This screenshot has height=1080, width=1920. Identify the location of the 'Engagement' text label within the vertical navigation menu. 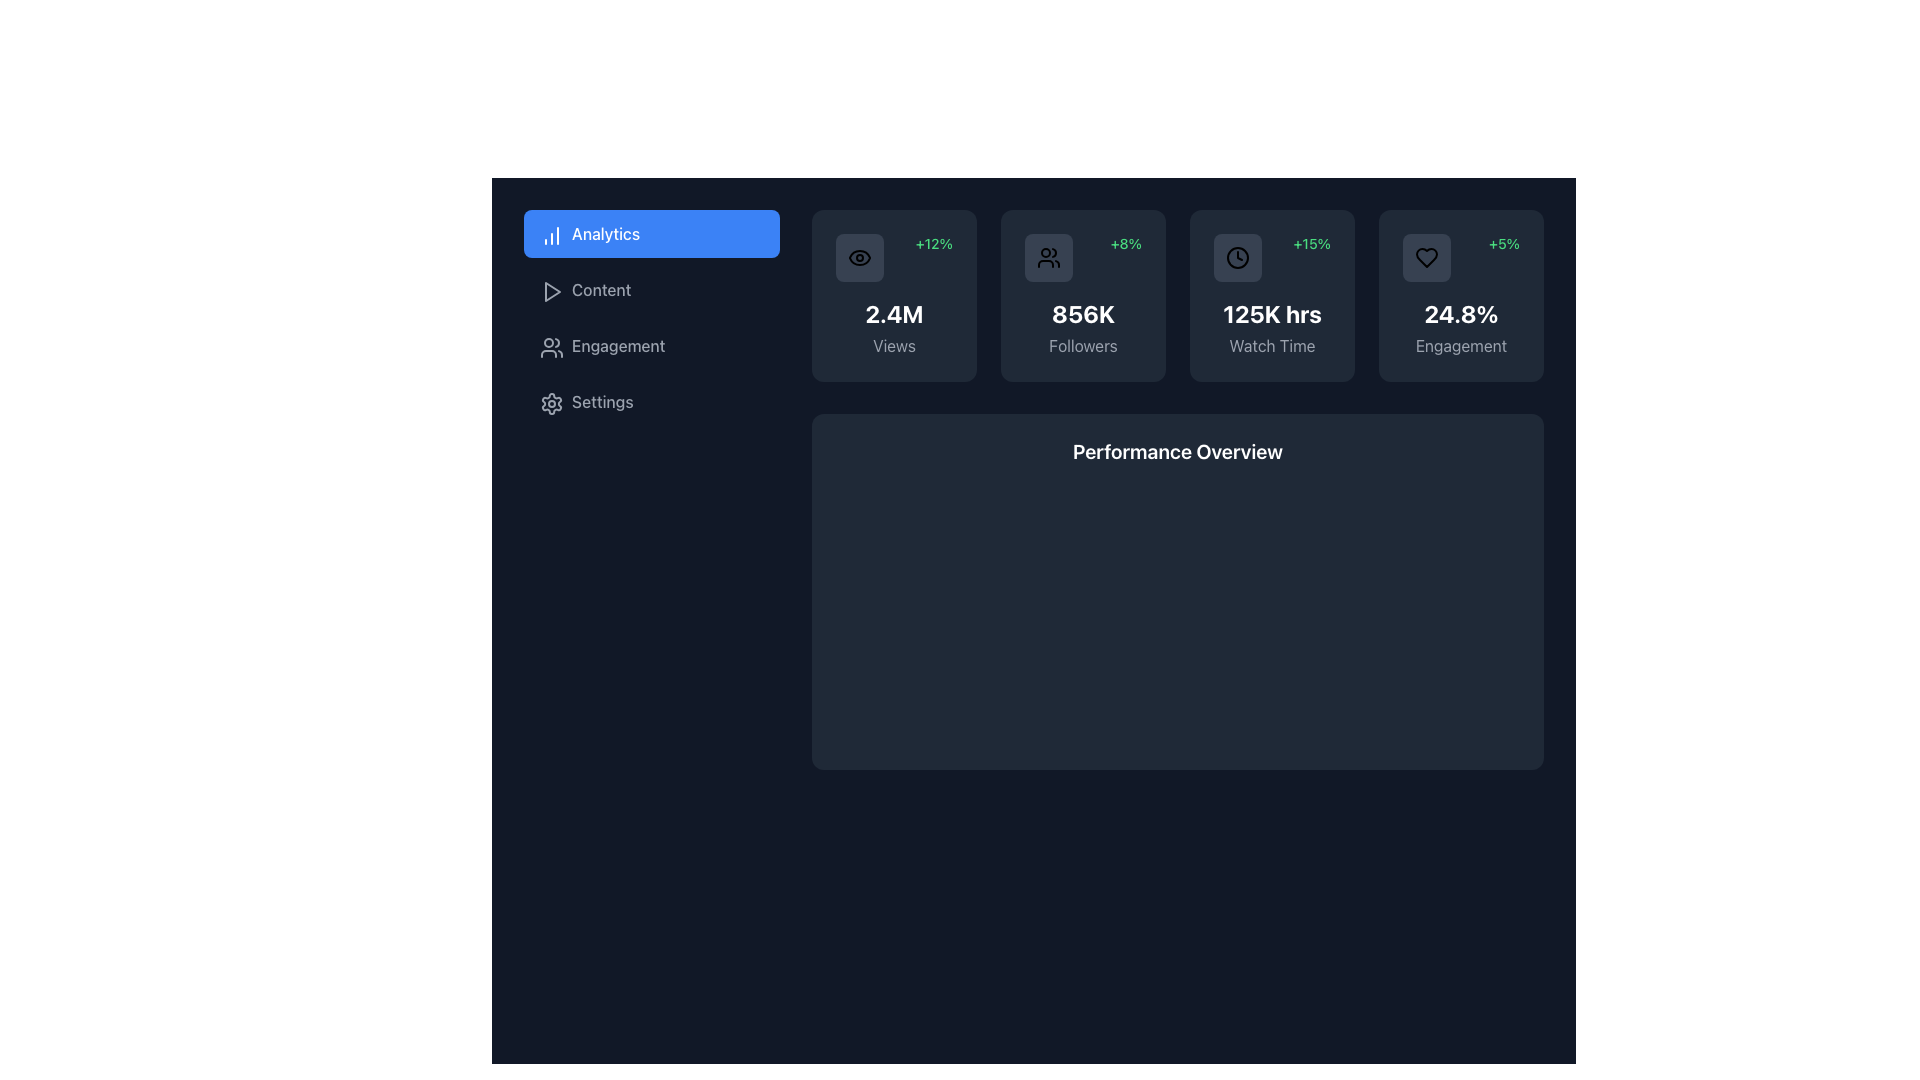
(617, 345).